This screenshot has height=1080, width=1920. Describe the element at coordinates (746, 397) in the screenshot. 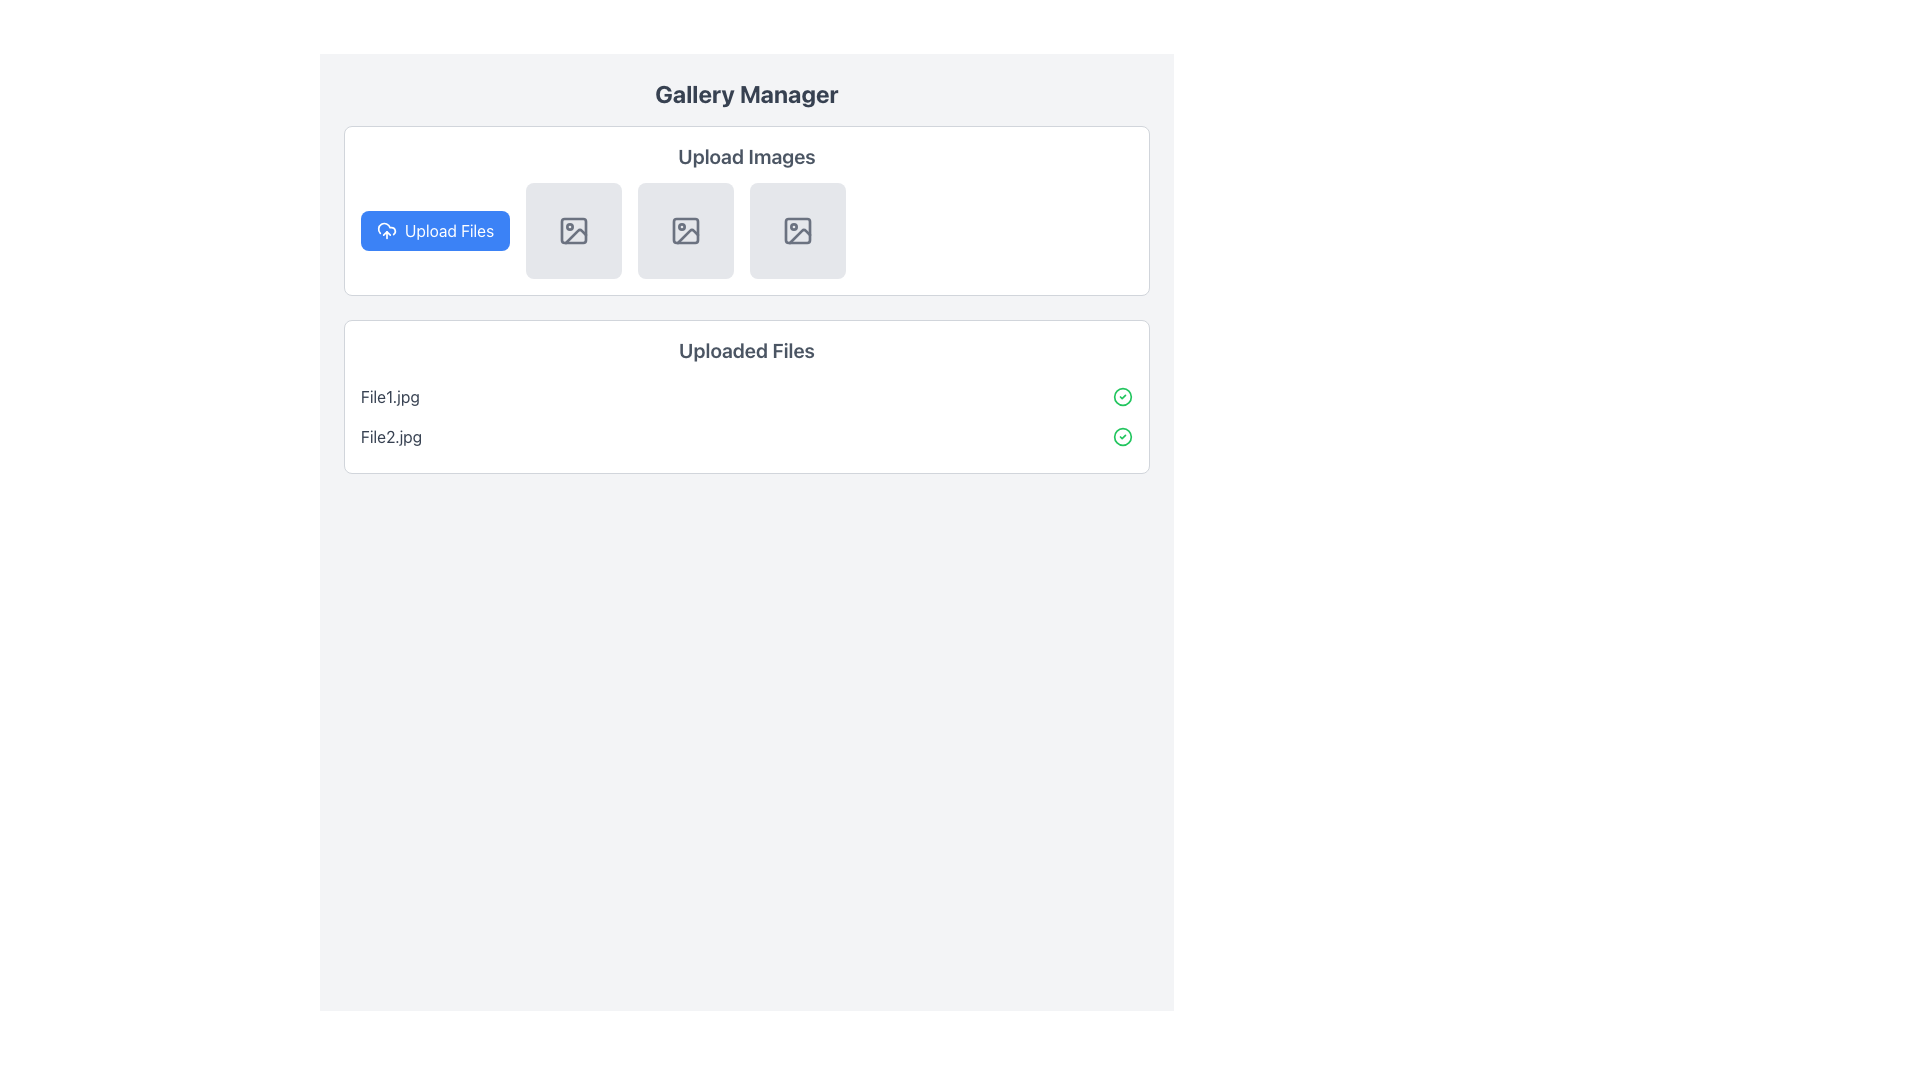

I see `the first list item displaying 'File1.jpg'` at that location.